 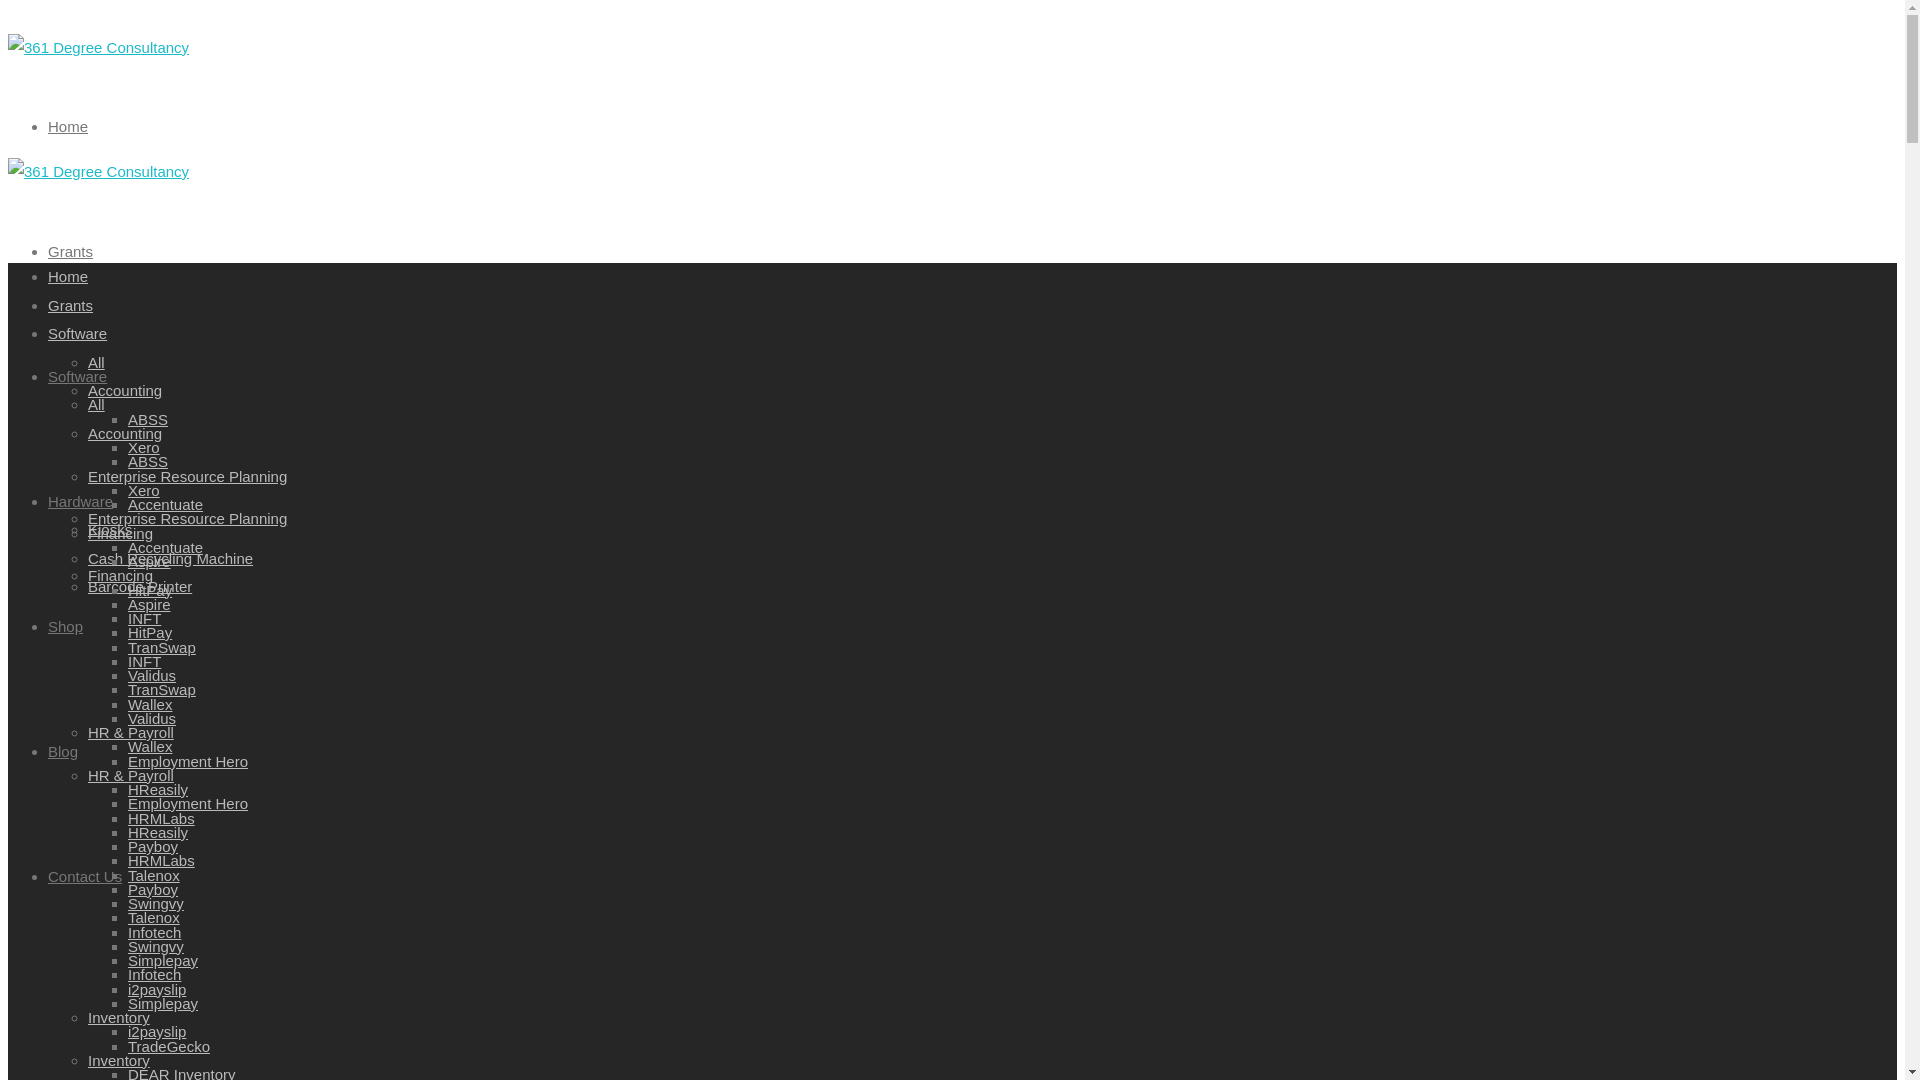 I want to click on 'Inventory', so click(x=118, y=1059).